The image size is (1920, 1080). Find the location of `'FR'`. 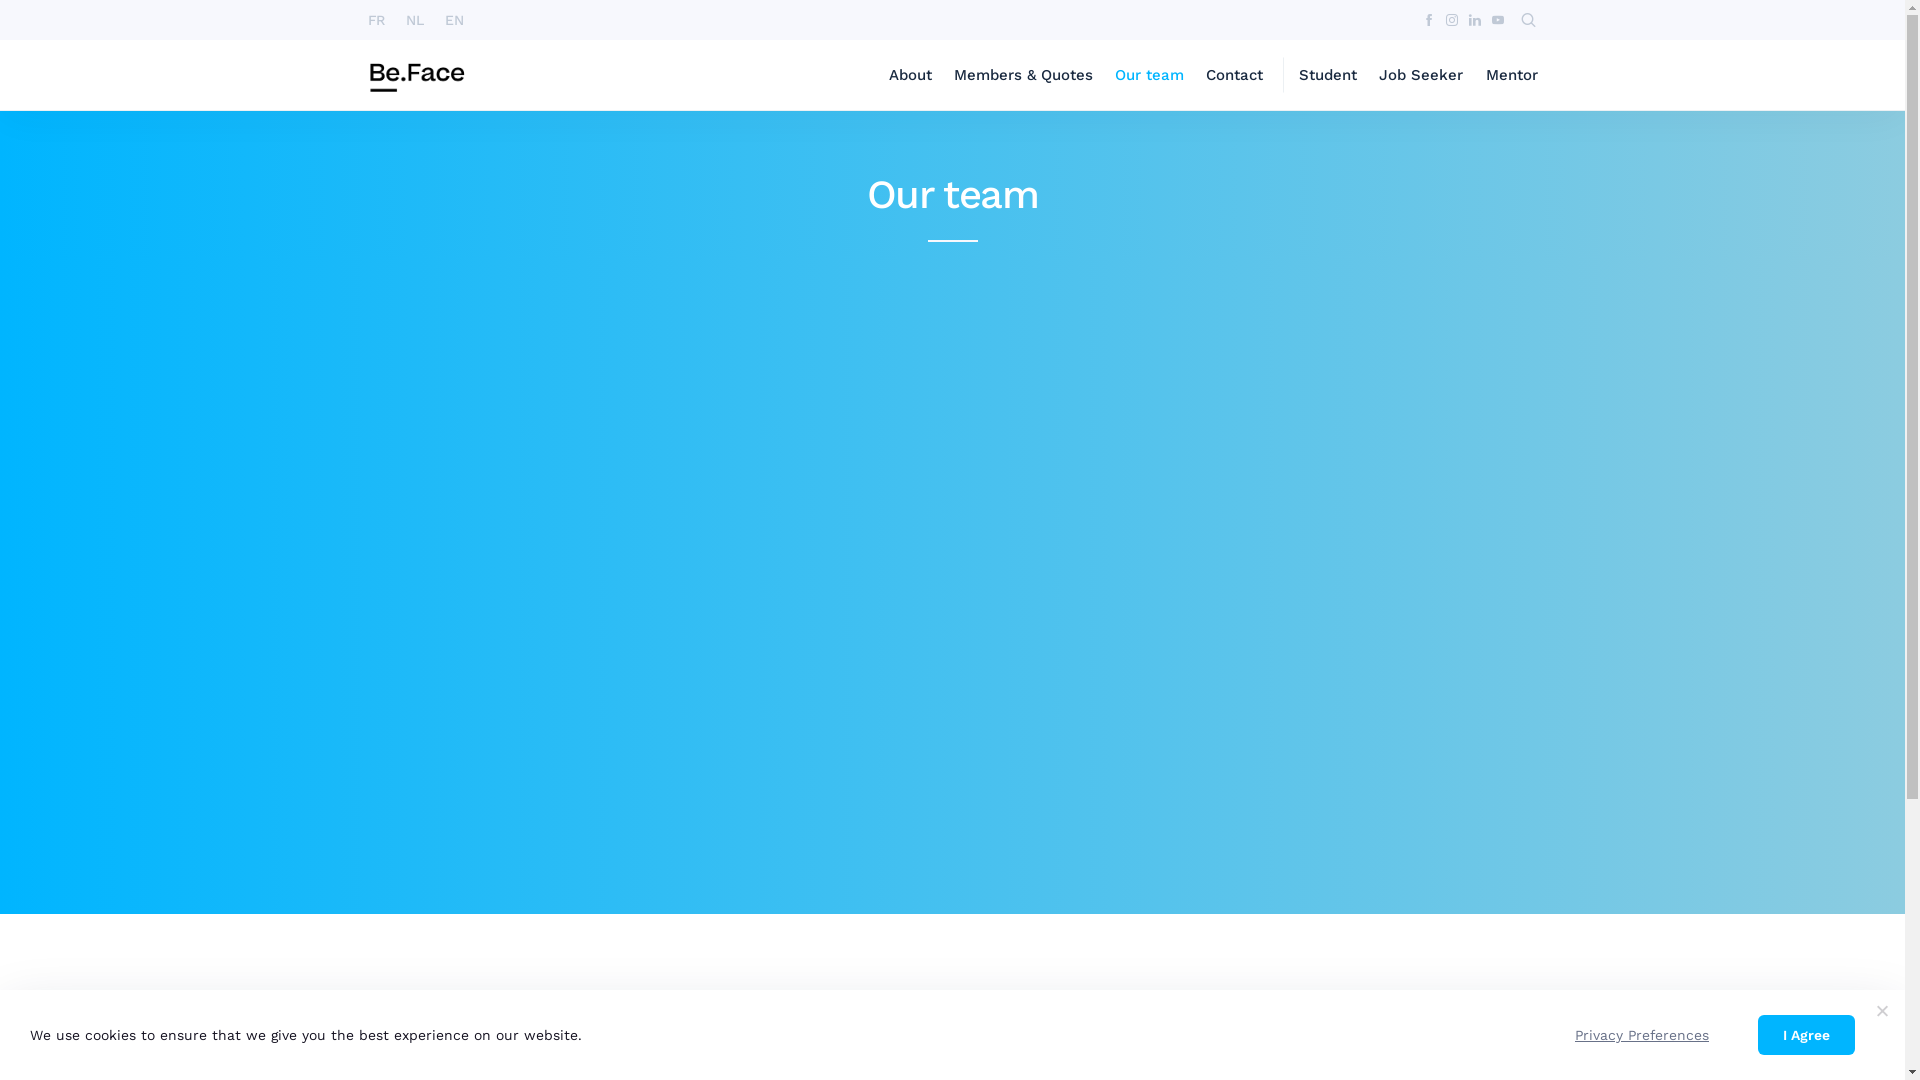

'FR' is located at coordinates (377, 19).